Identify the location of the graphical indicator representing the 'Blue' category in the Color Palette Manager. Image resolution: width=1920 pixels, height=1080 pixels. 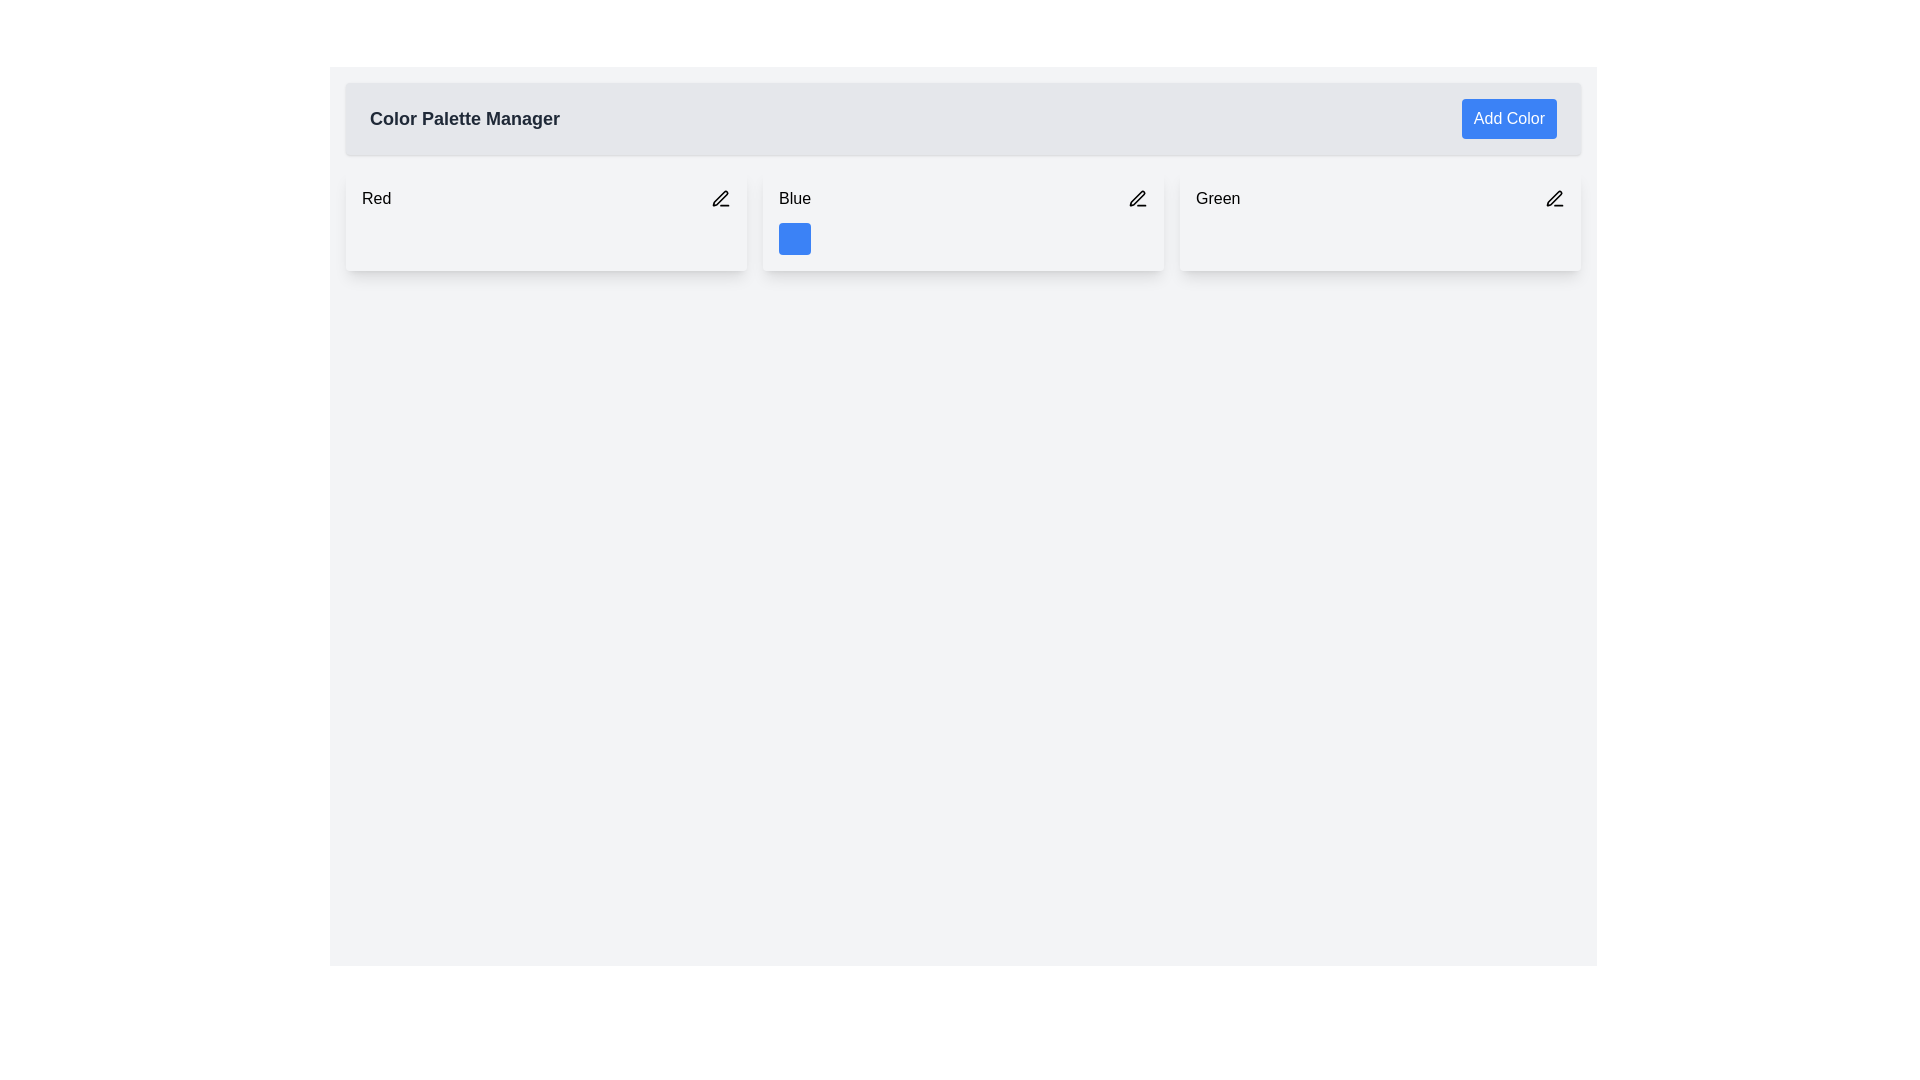
(835, 238).